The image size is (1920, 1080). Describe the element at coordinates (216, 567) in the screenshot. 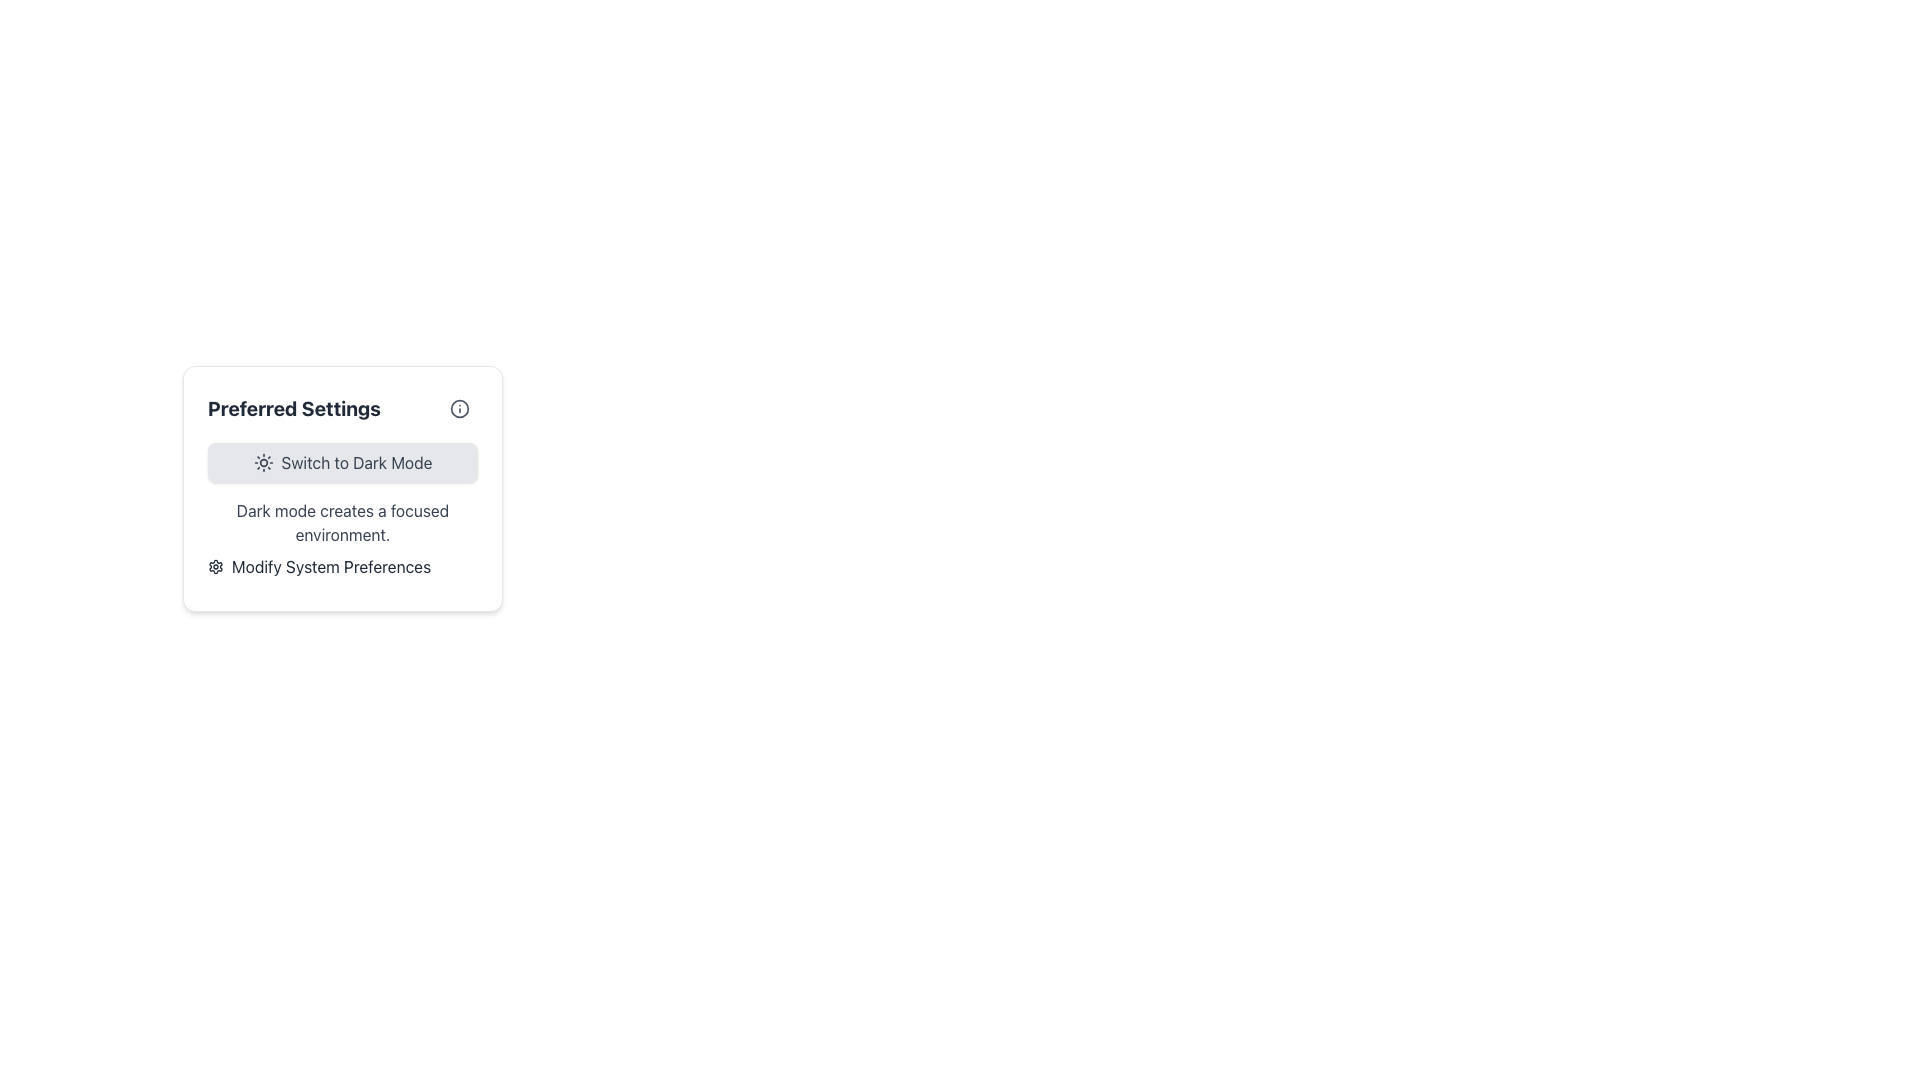

I see `the settings icon located in the middle of the interface's right side` at that location.